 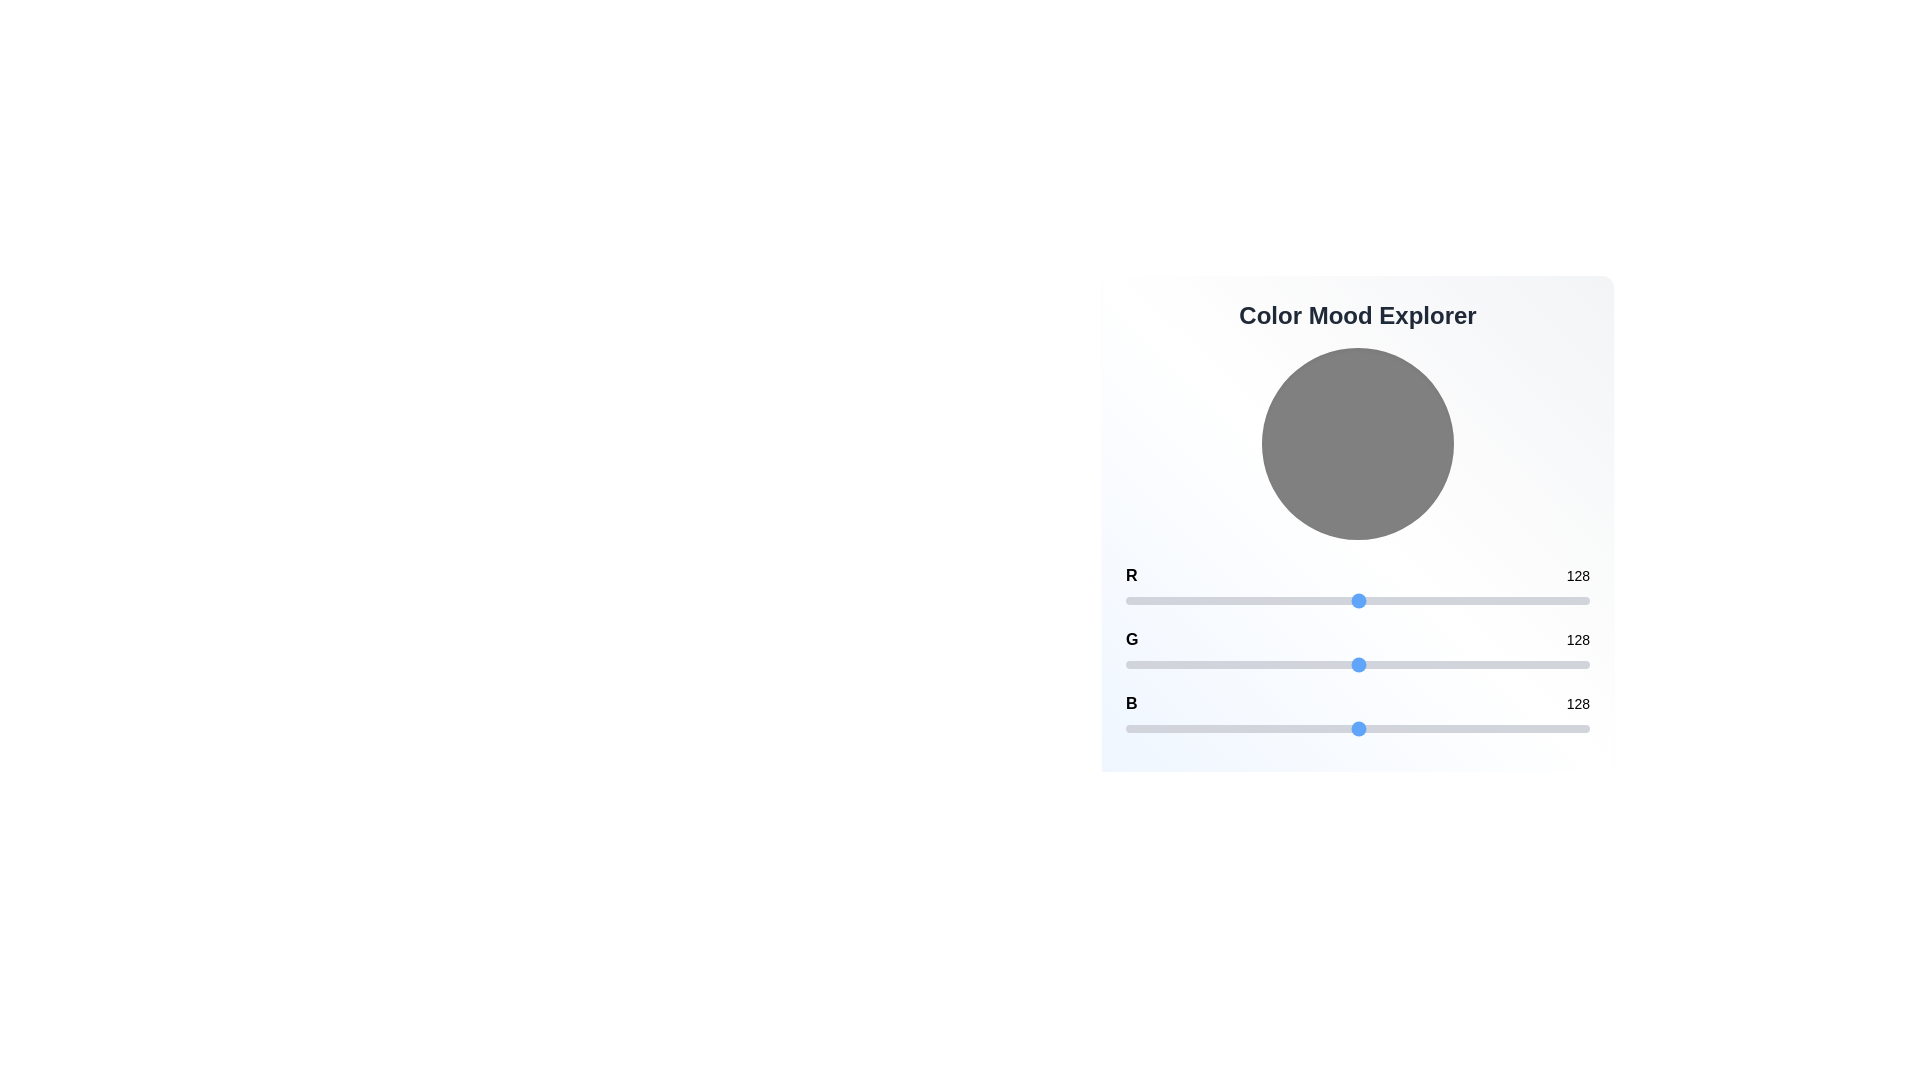 I want to click on the red channel slider to 164 value, so click(x=1423, y=600).